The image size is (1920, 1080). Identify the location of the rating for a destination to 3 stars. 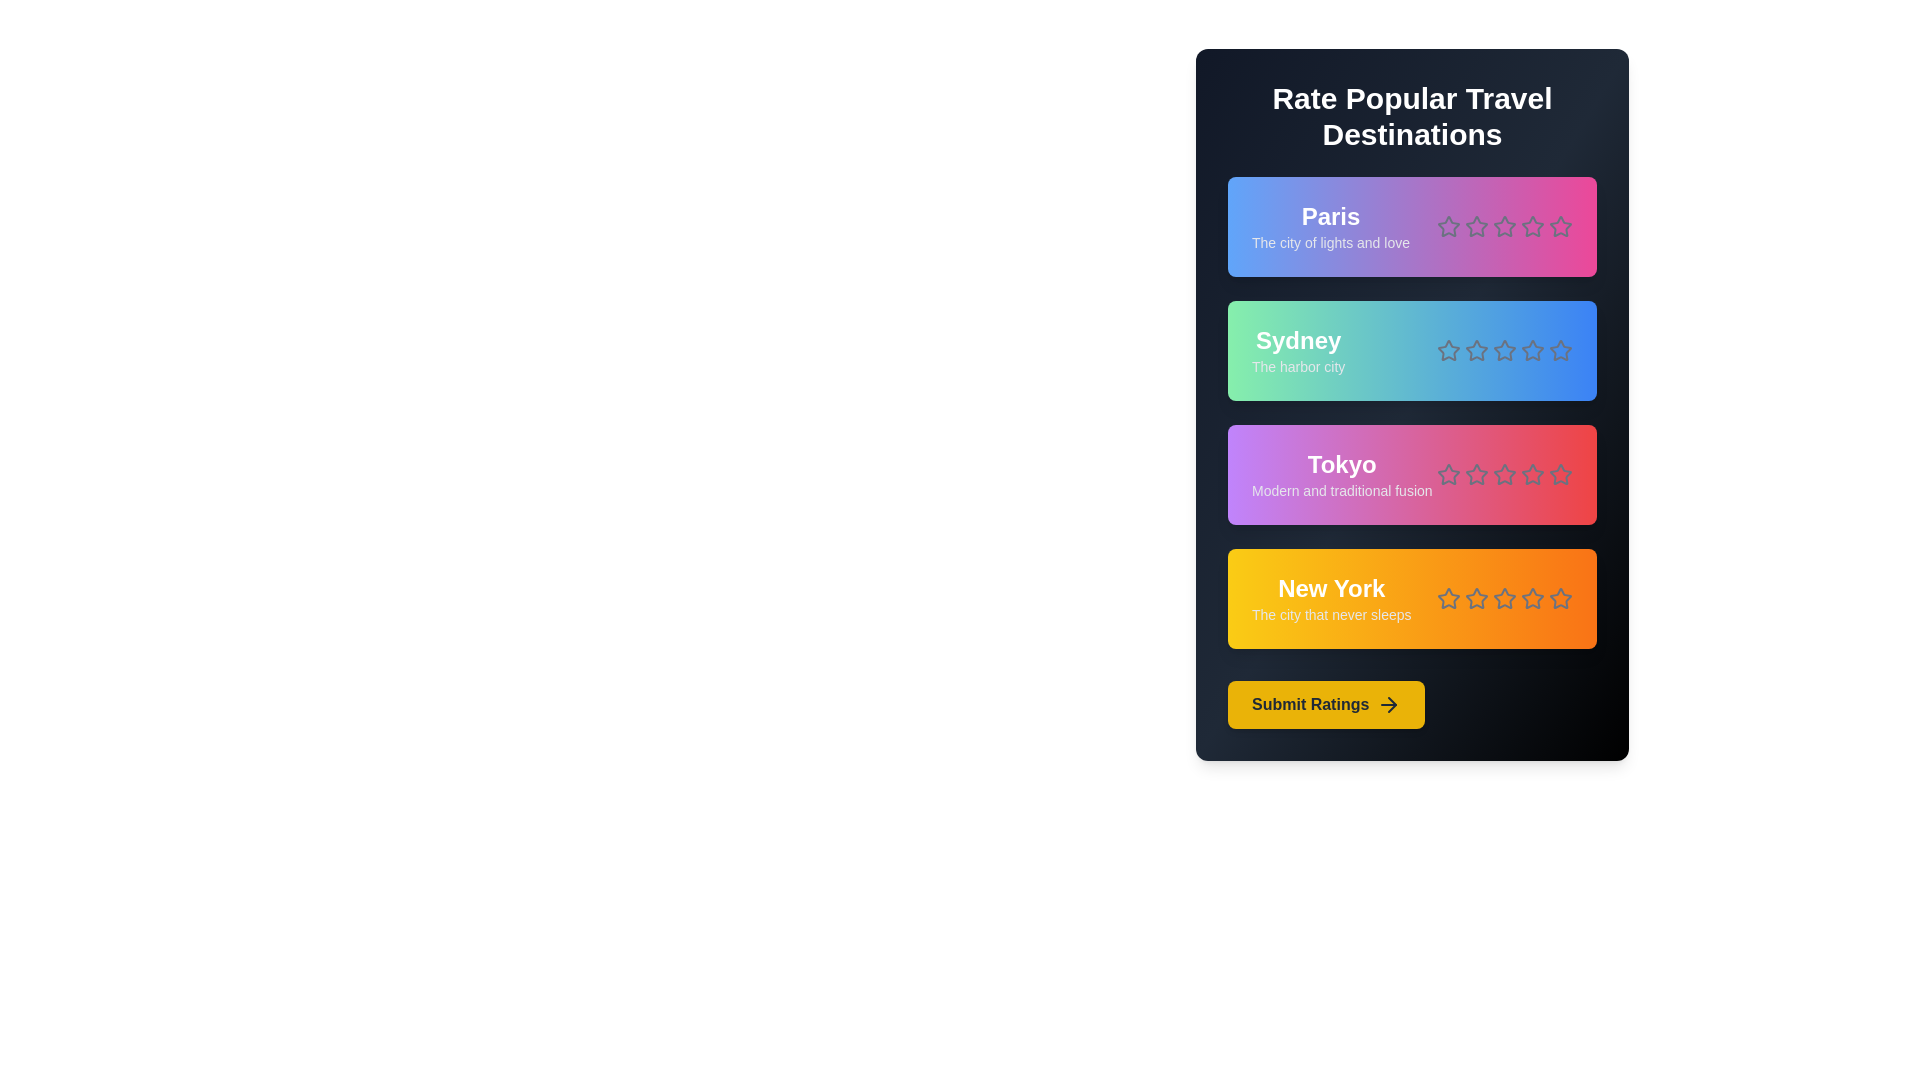
(1505, 226).